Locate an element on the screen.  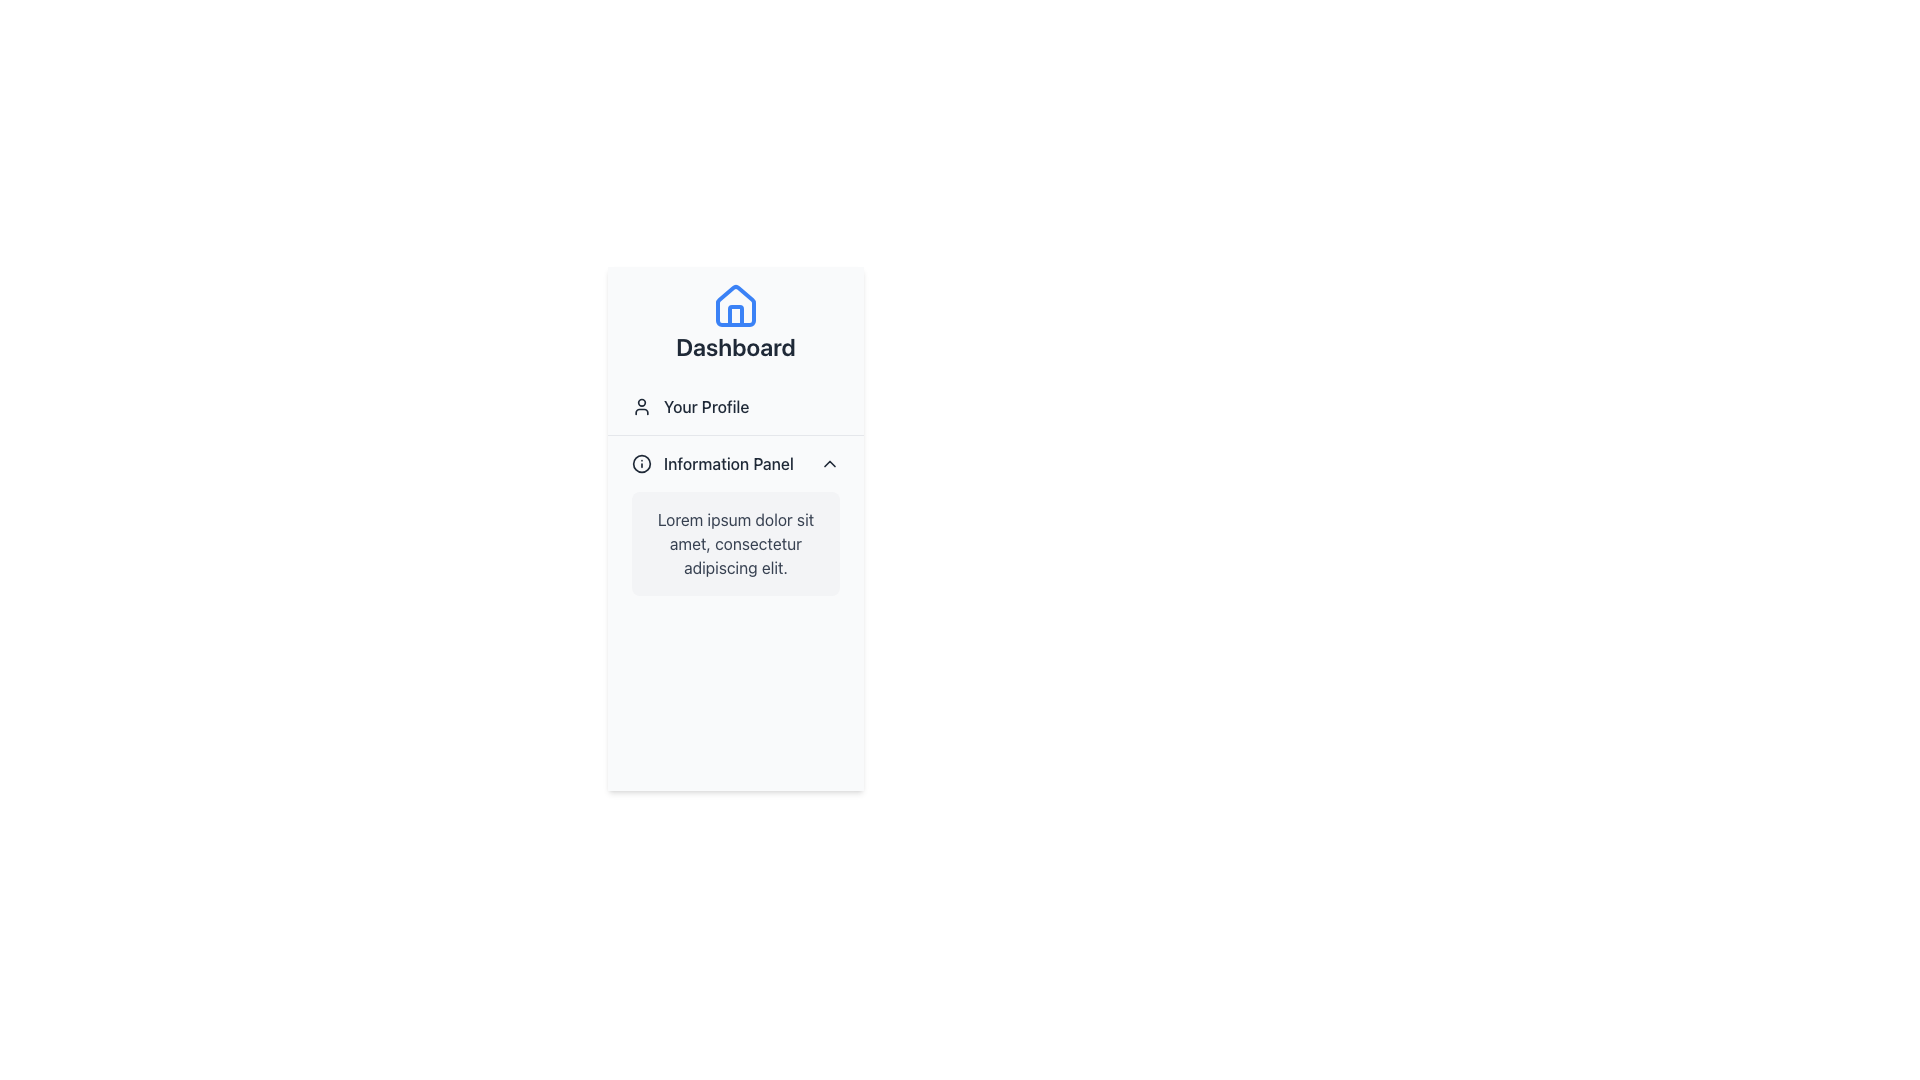
the icon that toggles the visibility of the collapsible or expandable panel, located to the right of the 'Information Panel' text is located at coordinates (830, 463).